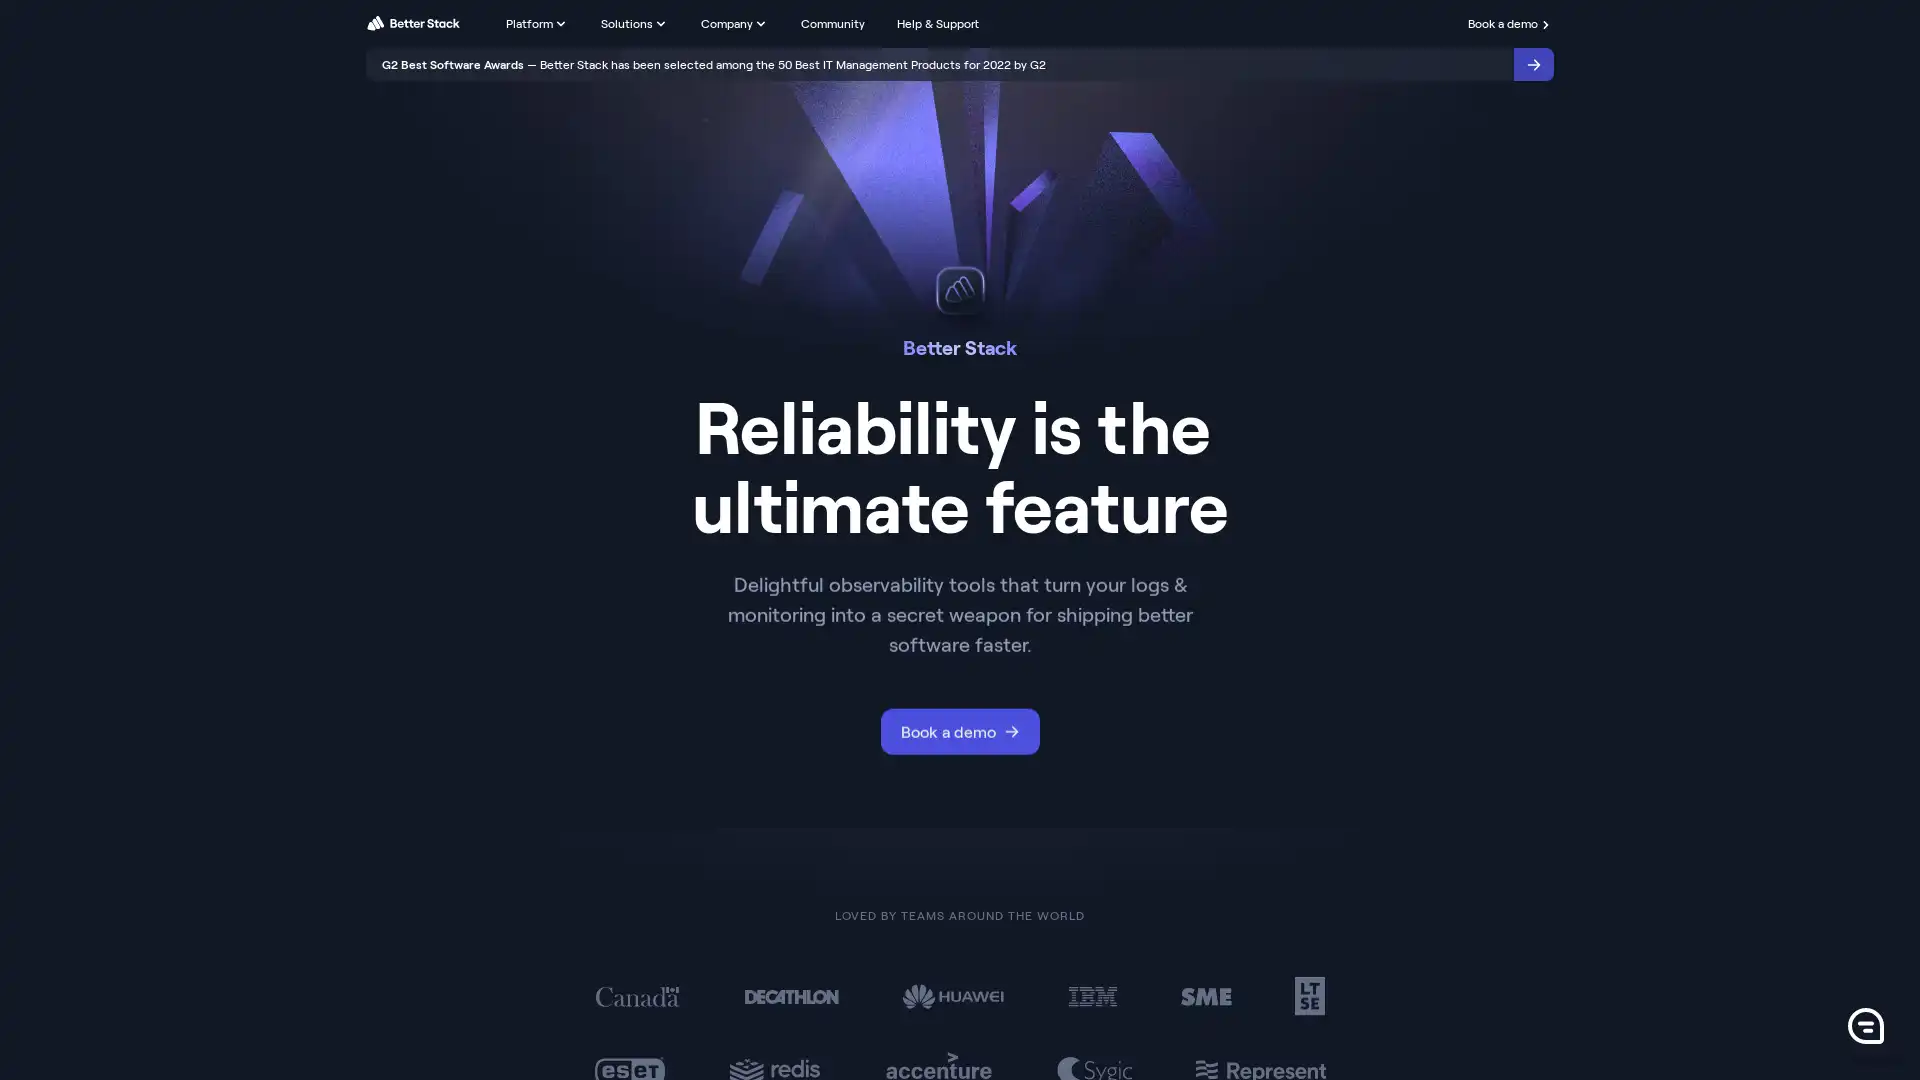 The width and height of the screenshot is (1920, 1080). What do you see at coordinates (1865, 1026) in the screenshot?
I see `0 Launch Front Chat` at bounding box center [1865, 1026].